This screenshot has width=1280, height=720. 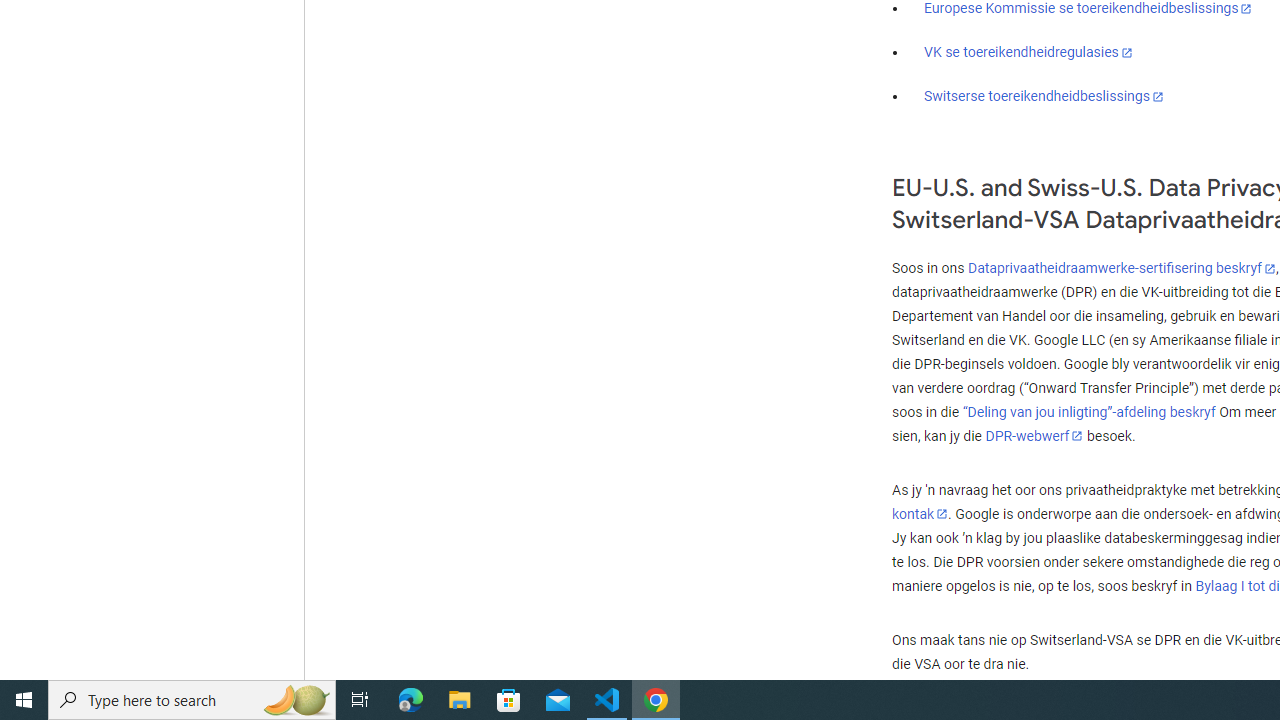 I want to click on 'VK se toereikendheidregulasies', so click(x=1028, y=51).